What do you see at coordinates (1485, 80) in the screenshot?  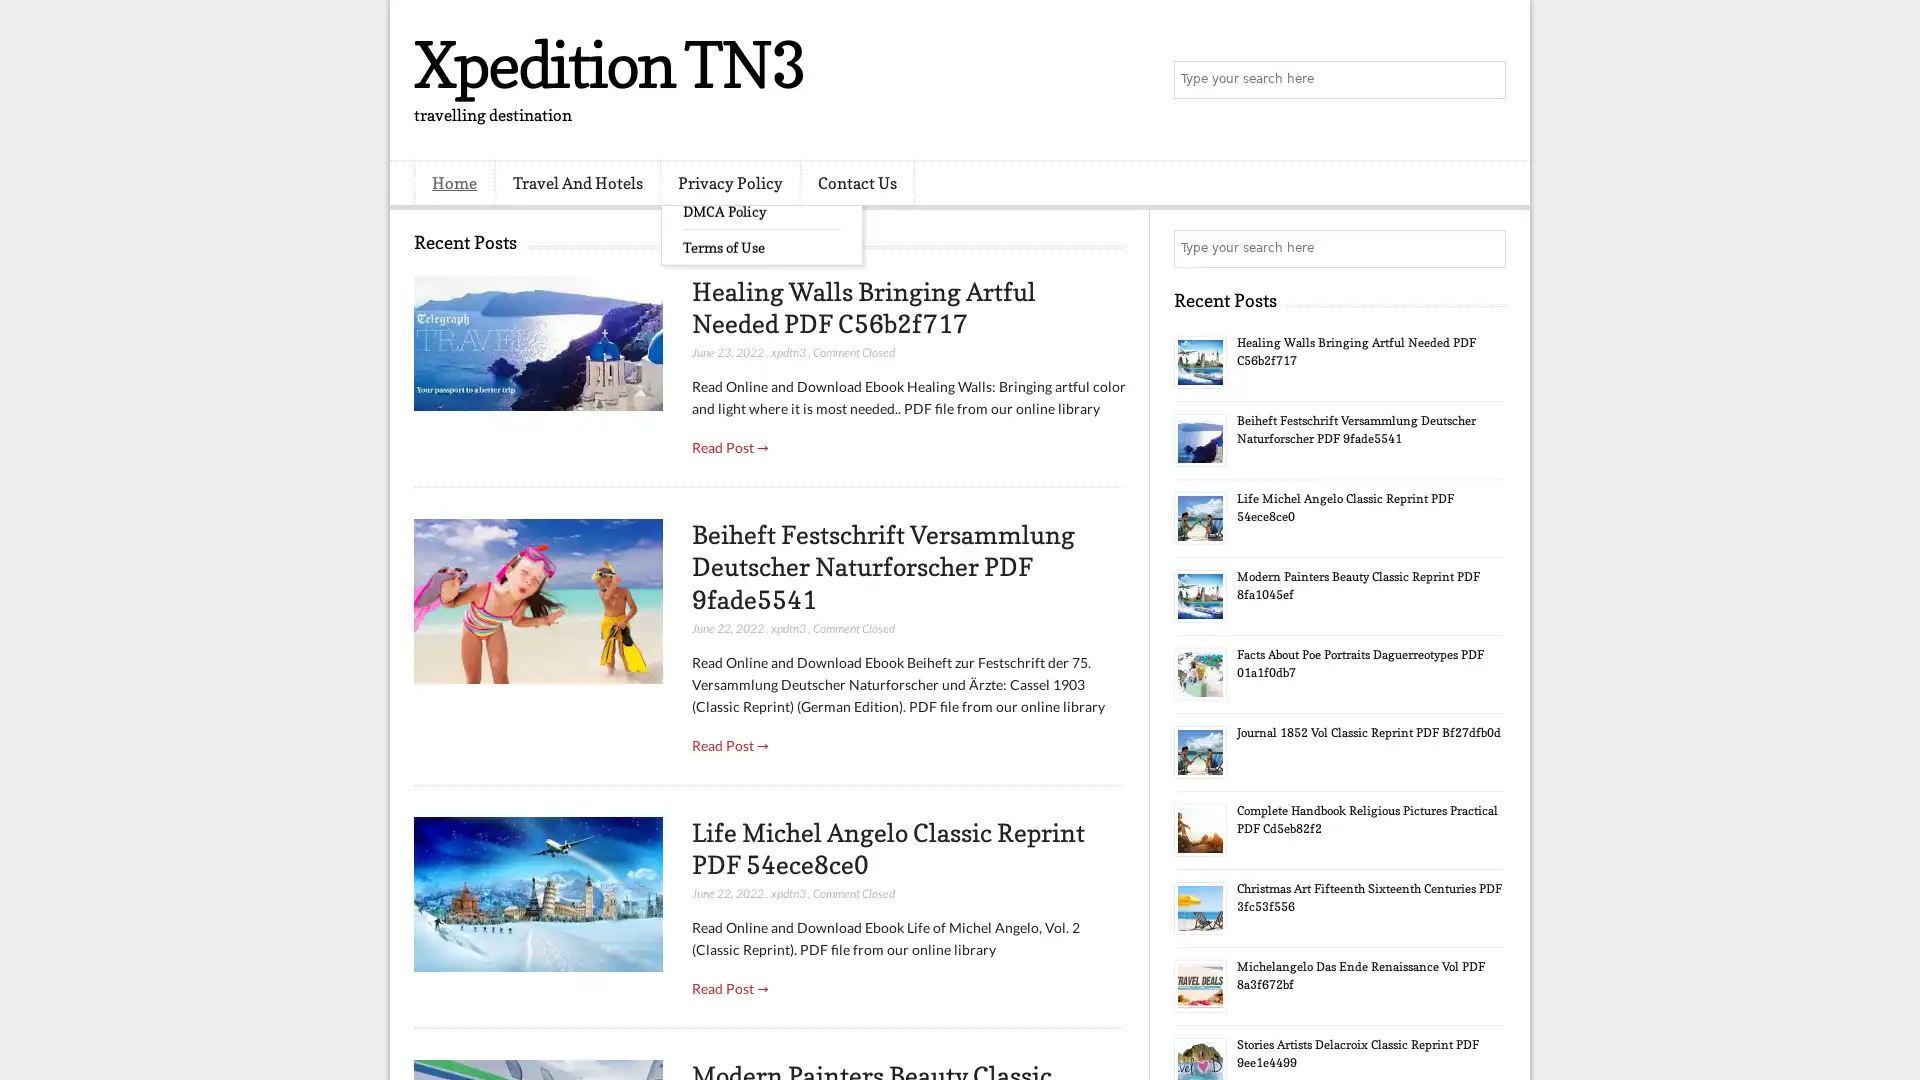 I see `Search` at bounding box center [1485, 80].